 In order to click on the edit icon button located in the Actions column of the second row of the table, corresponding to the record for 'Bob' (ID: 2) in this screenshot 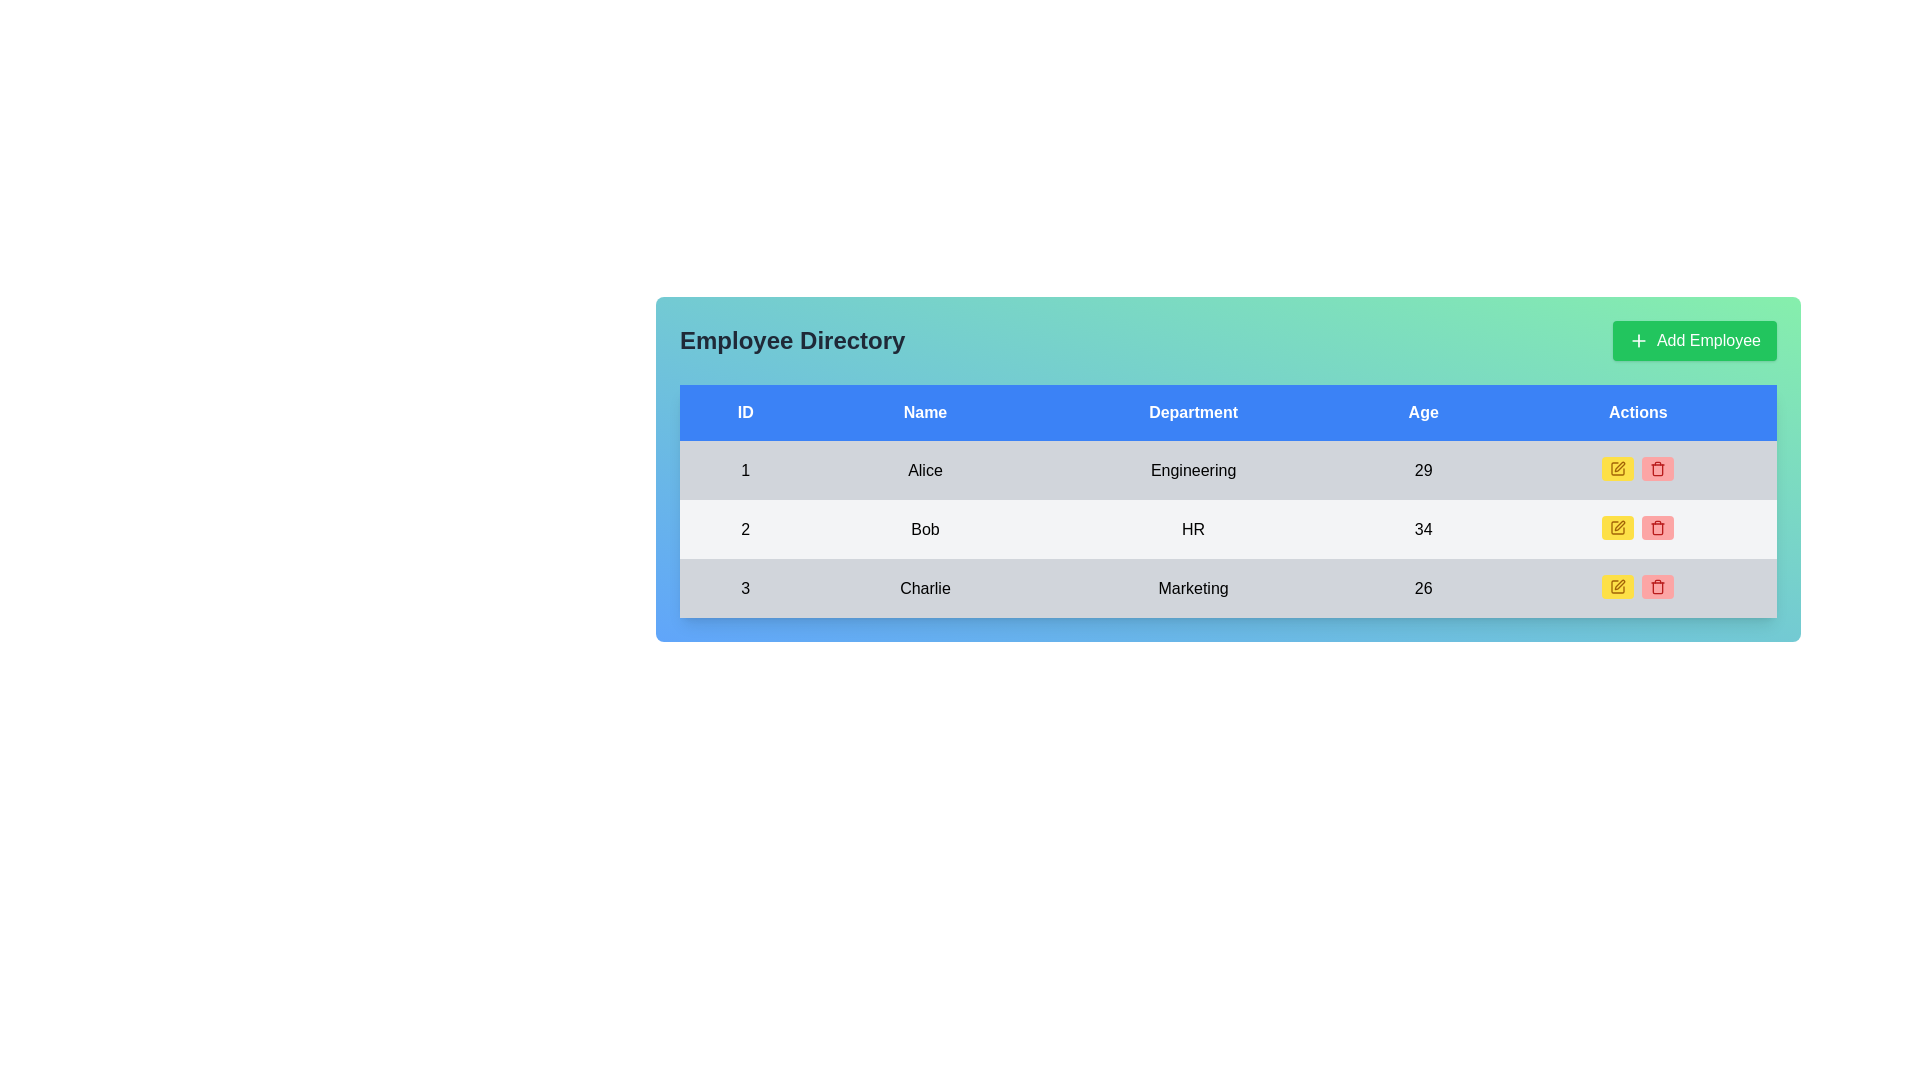, I will do `click(1618, 527)`.